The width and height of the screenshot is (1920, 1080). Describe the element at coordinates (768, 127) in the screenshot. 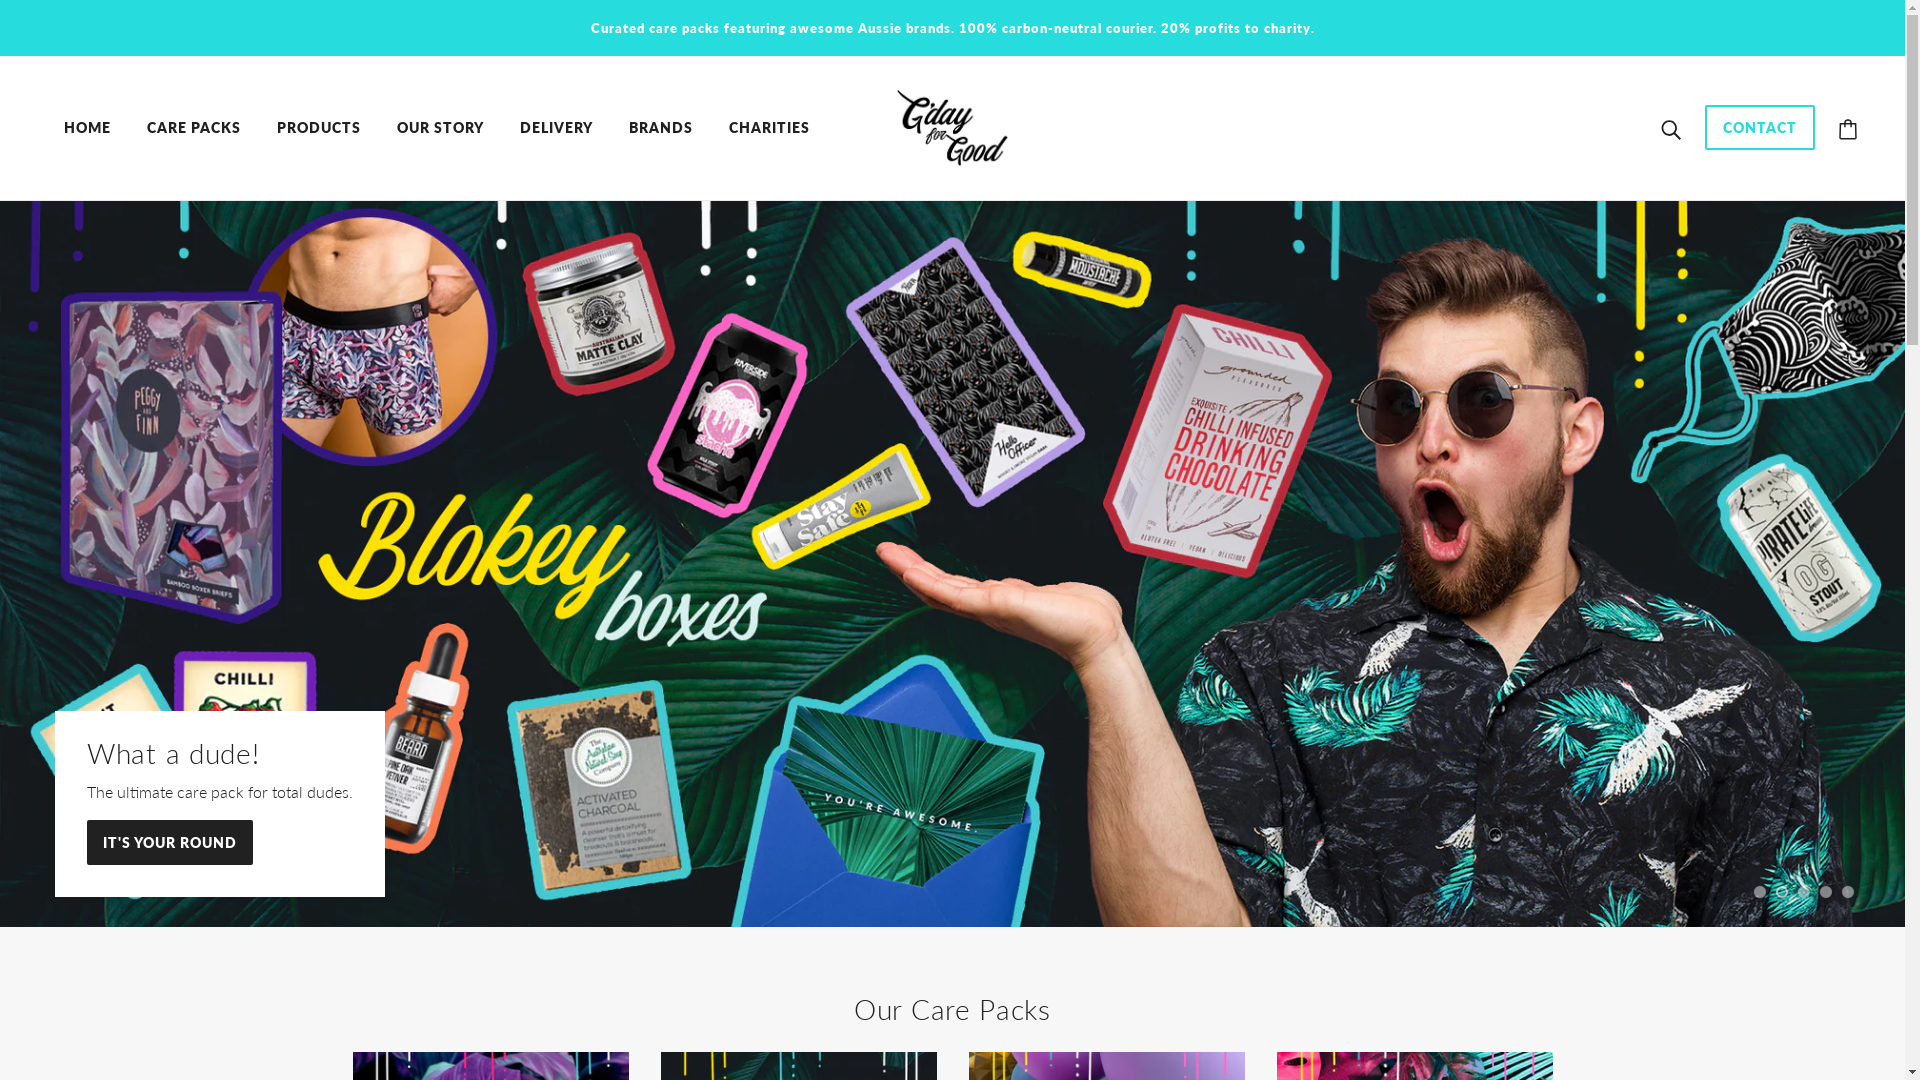

I see `'CHARITIES'` at that location.